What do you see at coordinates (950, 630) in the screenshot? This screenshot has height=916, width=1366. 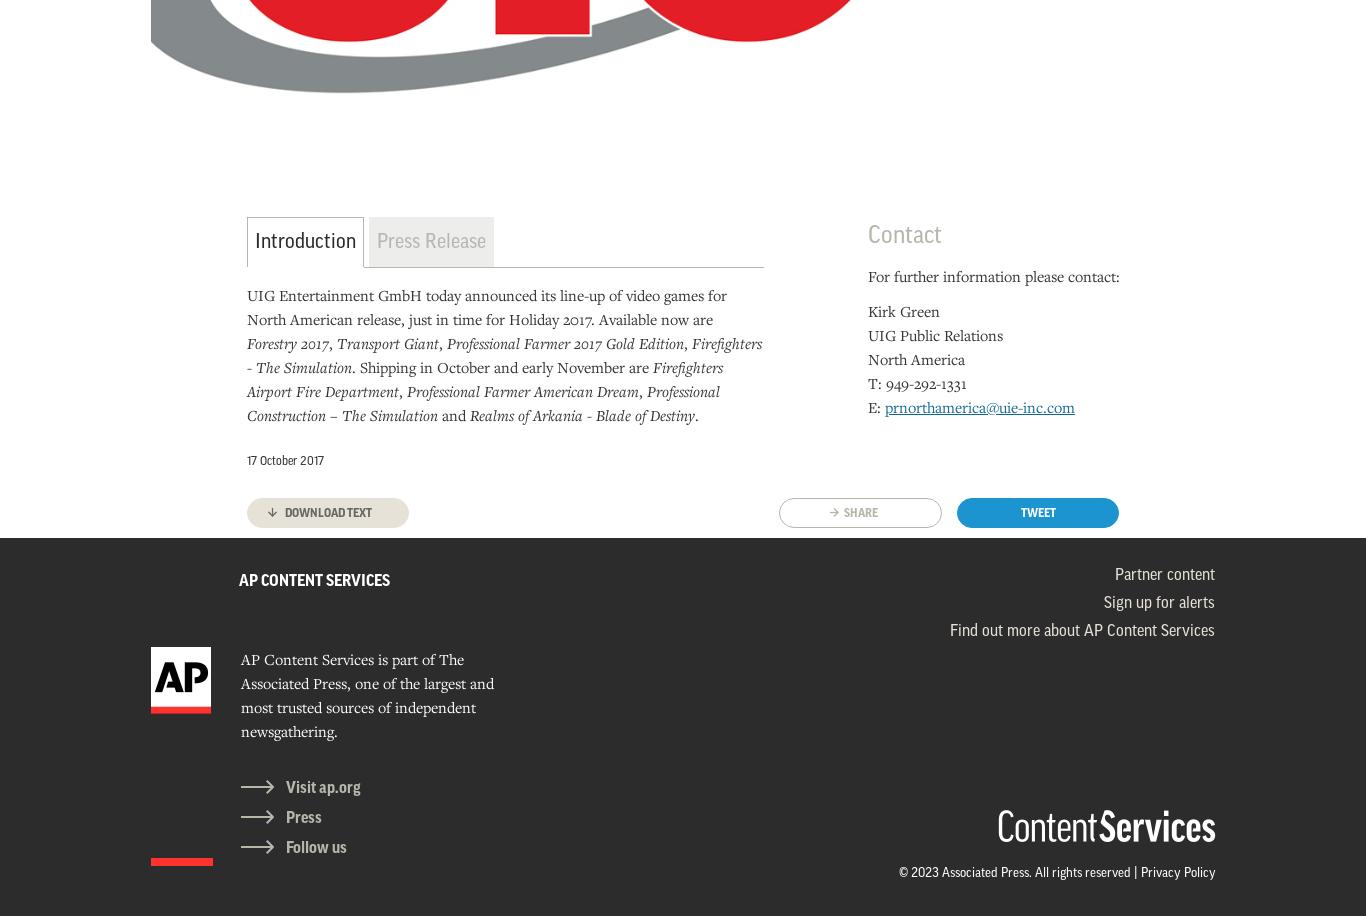 I see `'Find
                                out more about AP Content Services'` at bounding box center [950, 630].